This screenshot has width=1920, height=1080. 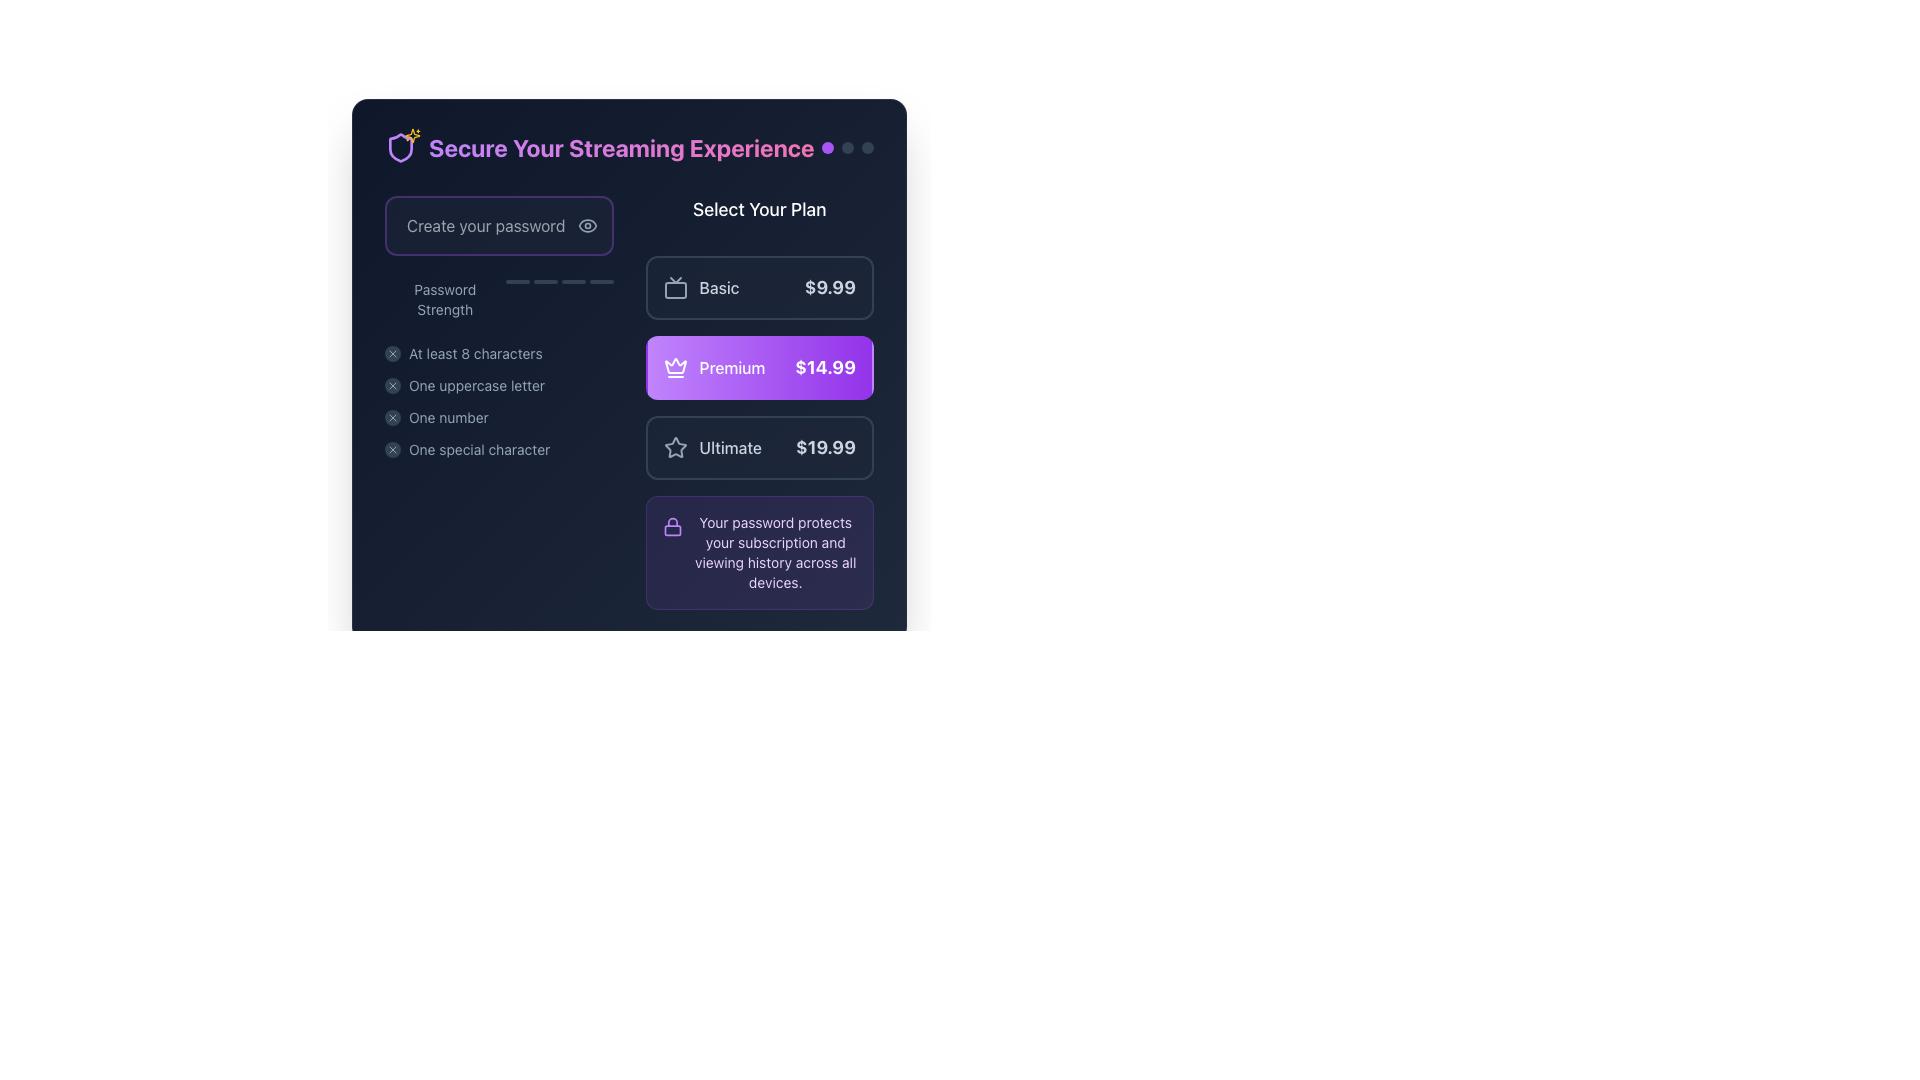 What do you see at coordinates (675, 367) in the screenshot?
I see `the 'Premium' plan icon` at bounding box center [675, 367].